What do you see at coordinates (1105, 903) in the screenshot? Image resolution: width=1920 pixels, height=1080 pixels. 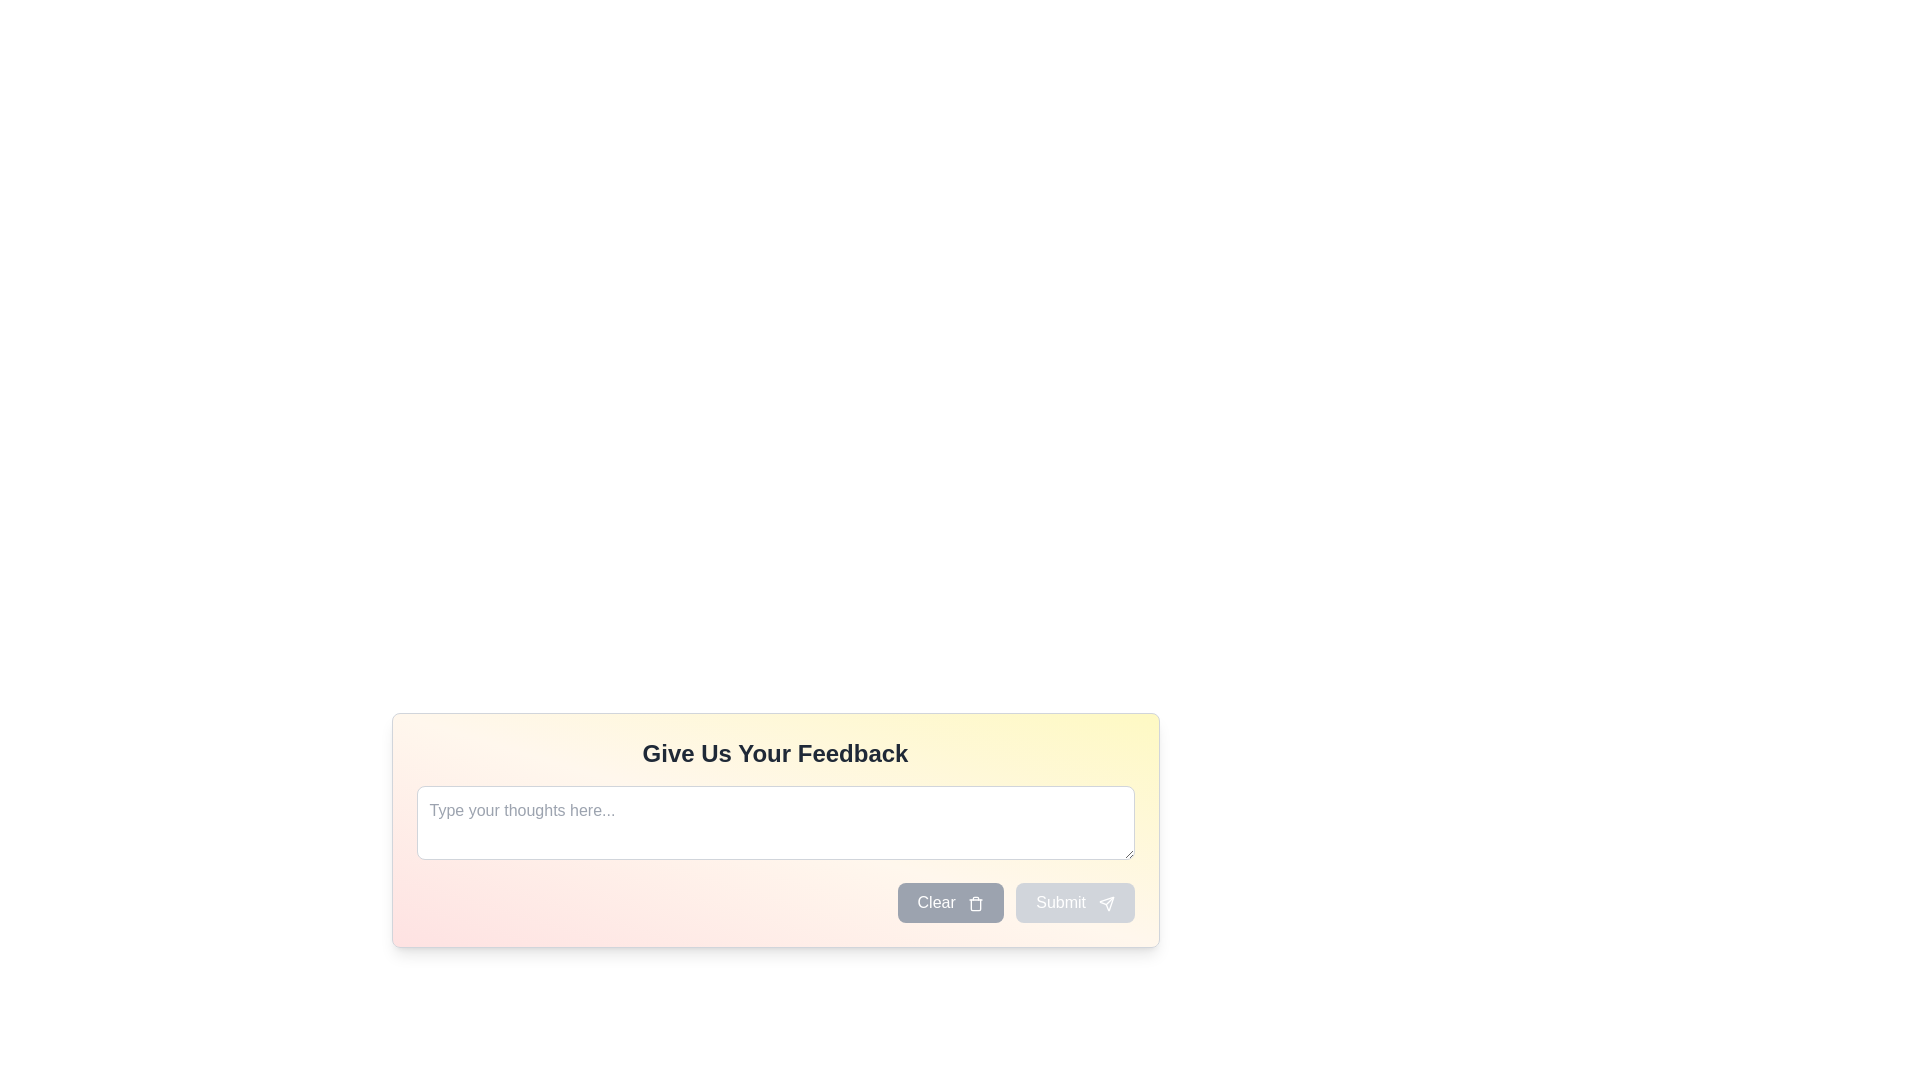 I see `the send icon styled as a paper plane, located at the far right of the 'Submit' button` at bounding box center [1105, 903].